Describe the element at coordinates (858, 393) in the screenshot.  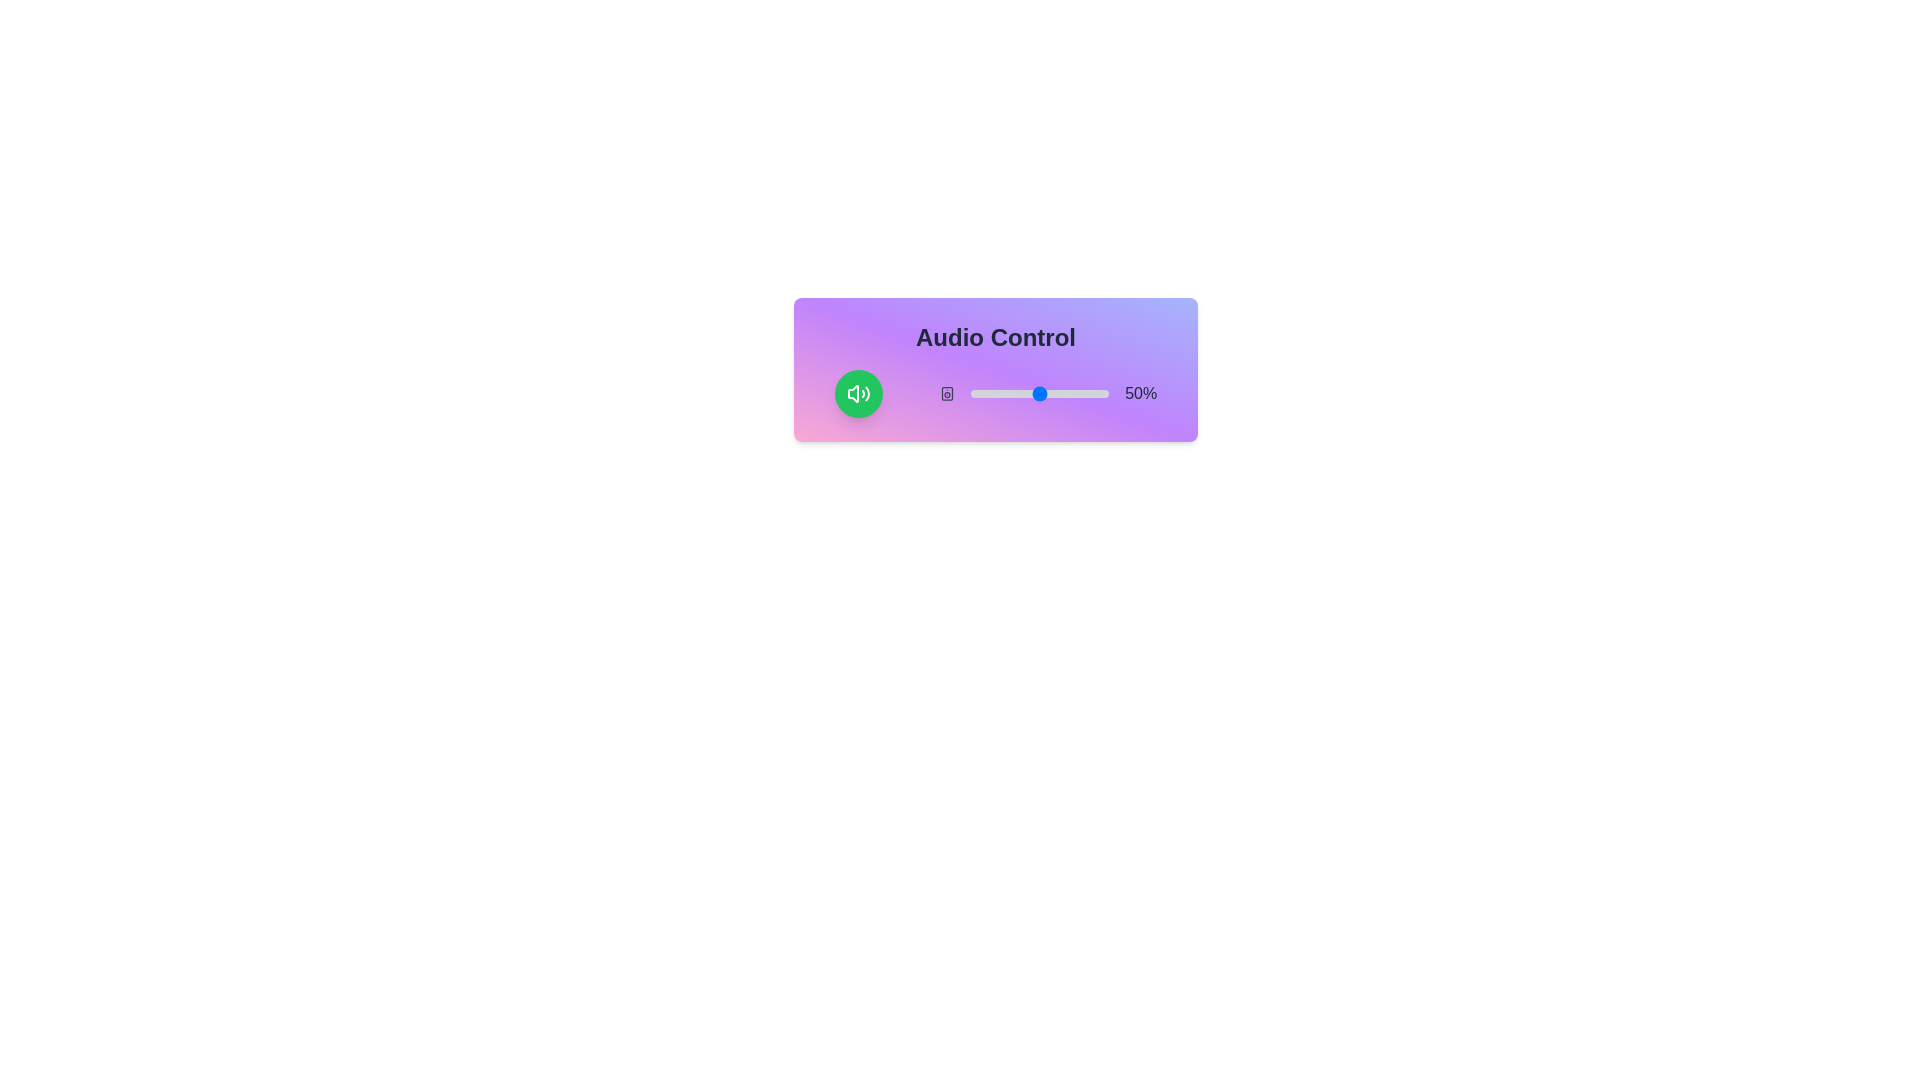
I see `the mute/unmute button to observe its visual state change` at that location.